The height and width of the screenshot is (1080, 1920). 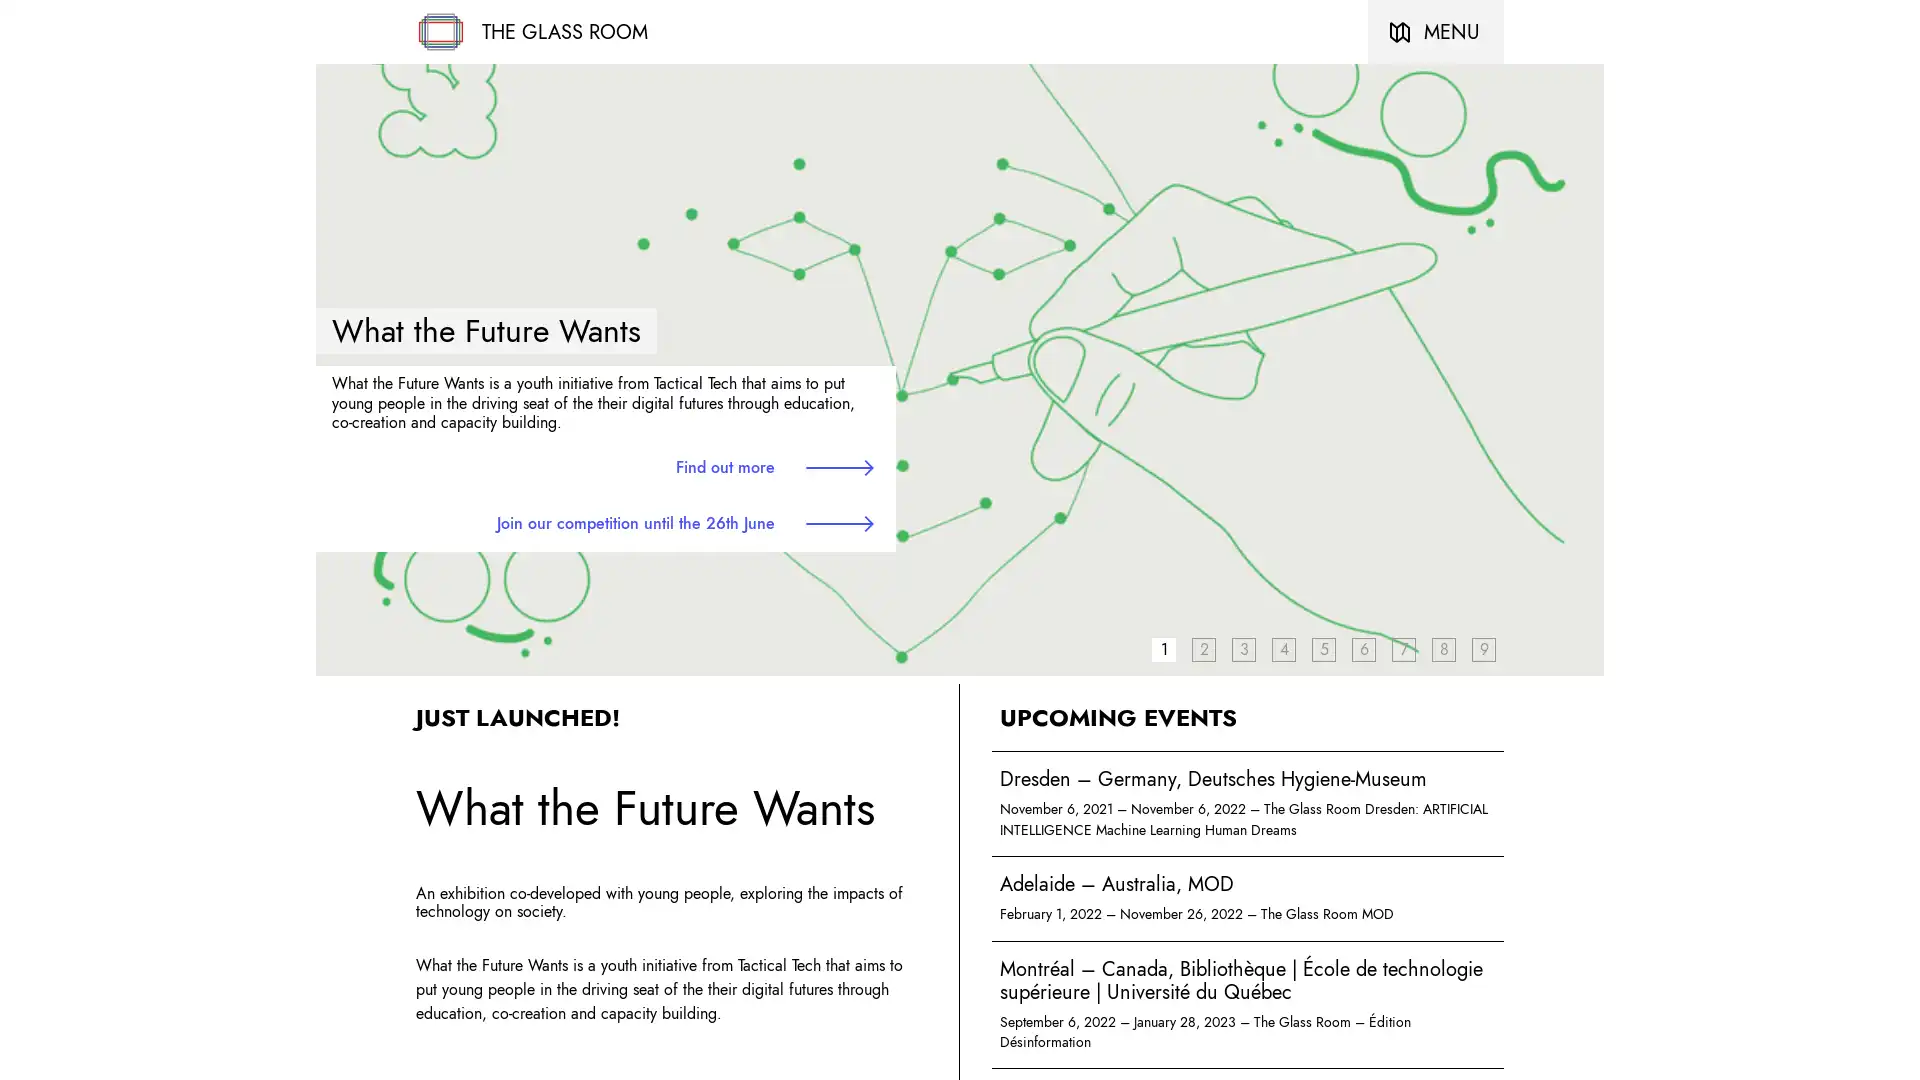 I want to click on slide item 8, so click(x=1444, y=648).